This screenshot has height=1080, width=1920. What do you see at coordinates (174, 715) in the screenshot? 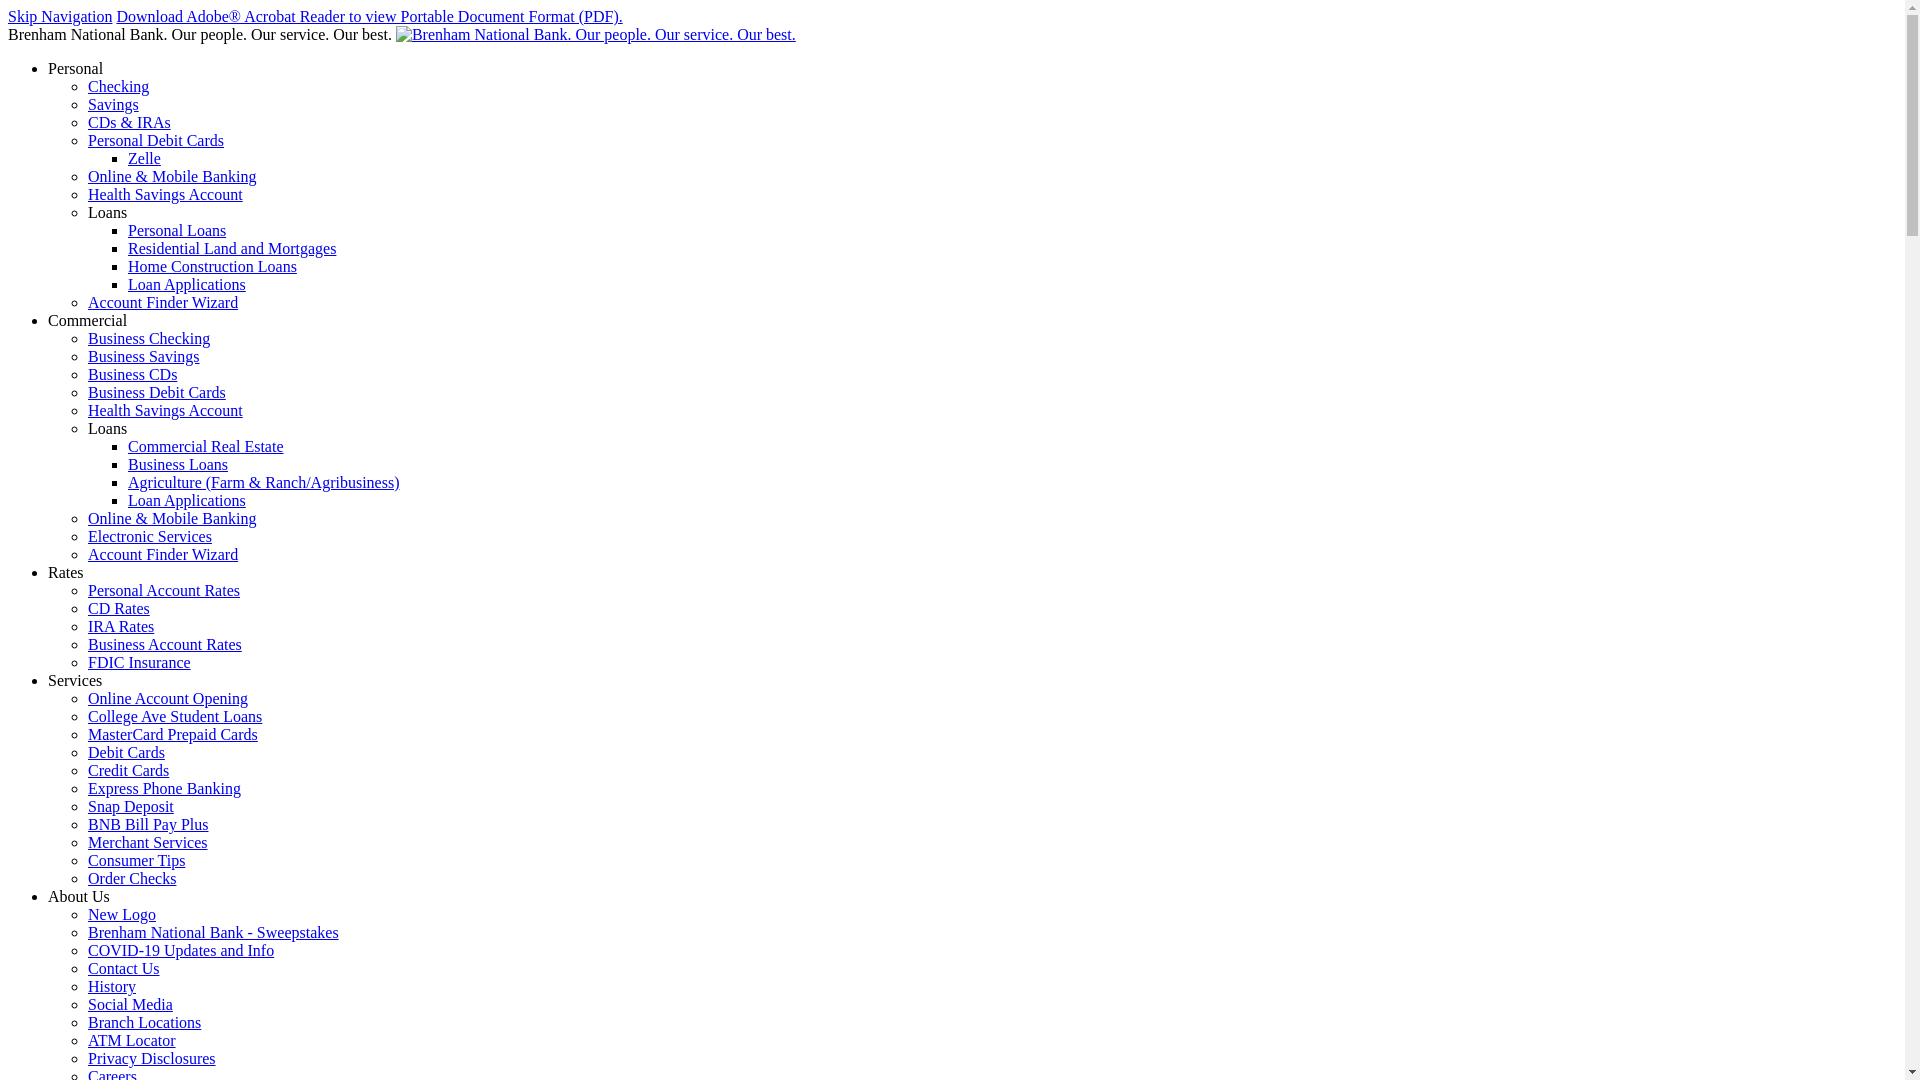
I see `'College Ave Student Loans'` at bounding box center [174, 715].